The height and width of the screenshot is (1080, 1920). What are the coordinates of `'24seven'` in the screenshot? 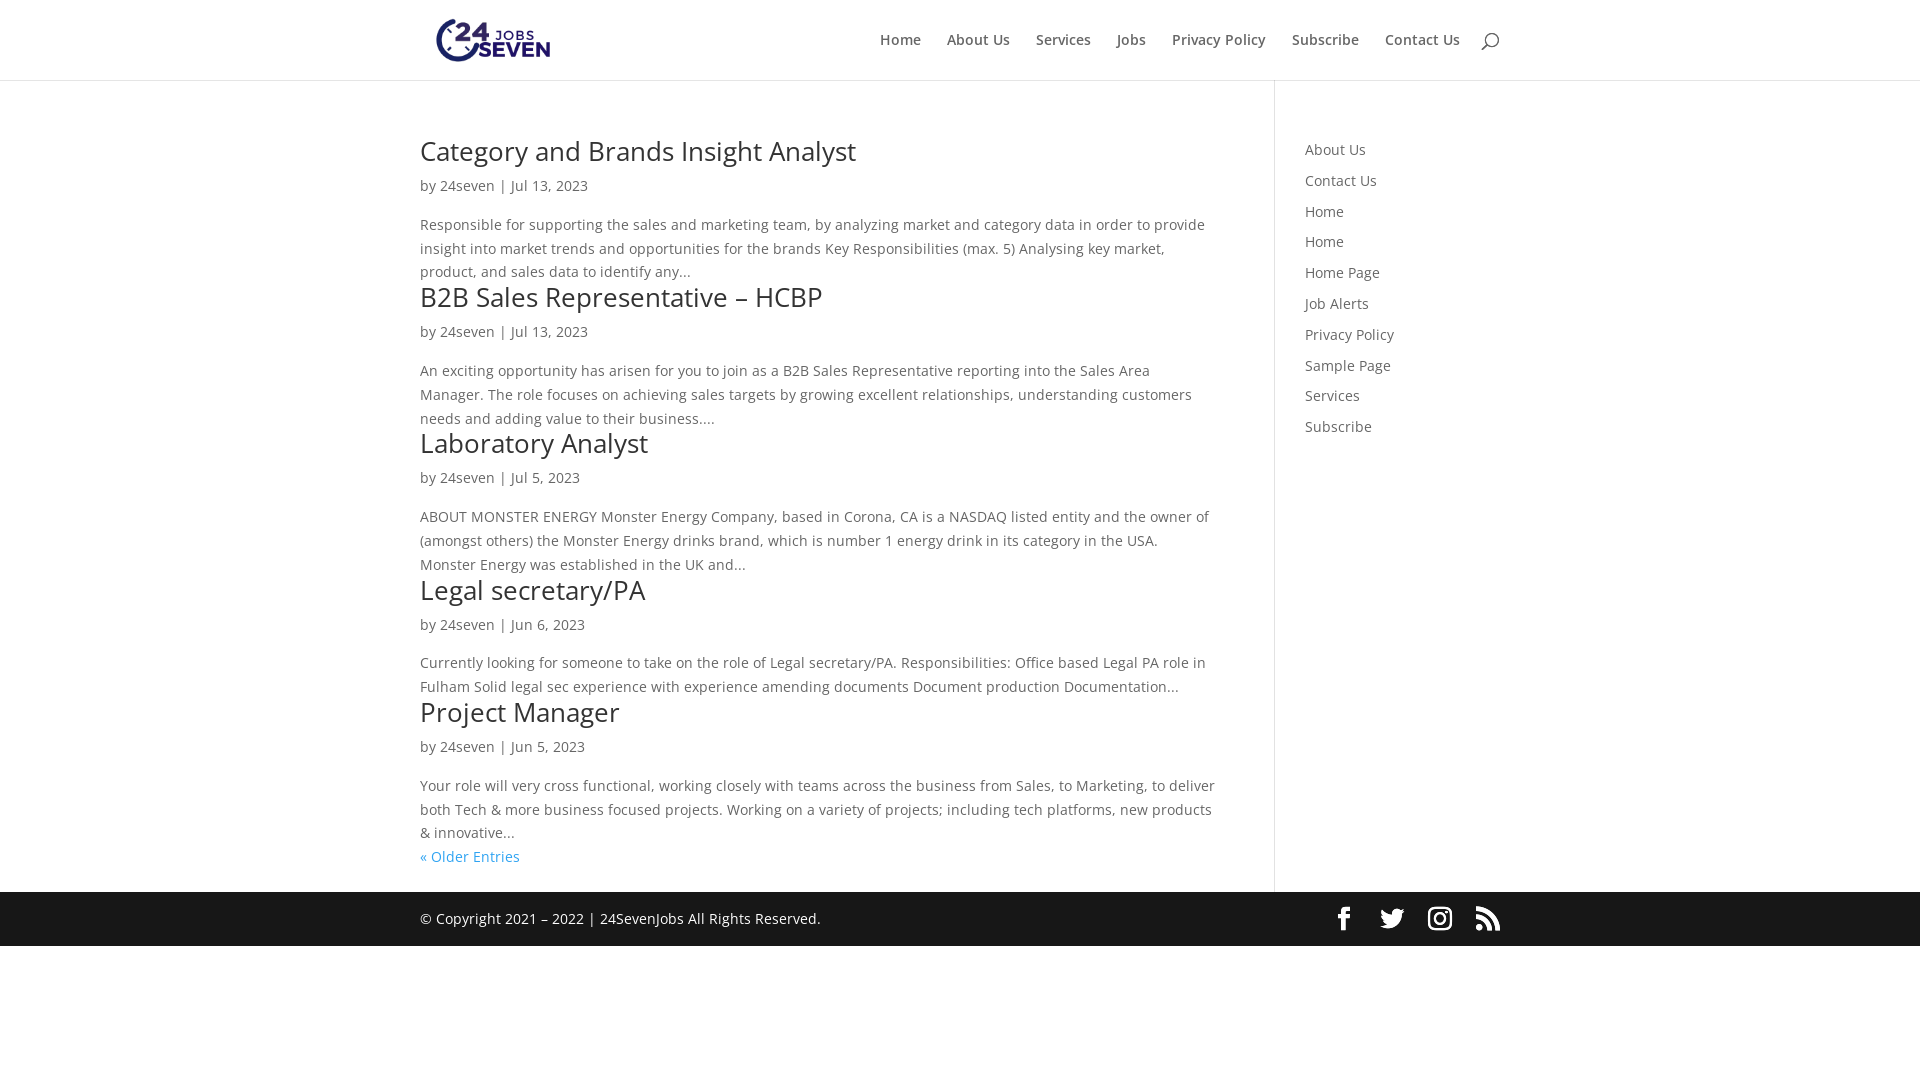 It's located at (439, 623).